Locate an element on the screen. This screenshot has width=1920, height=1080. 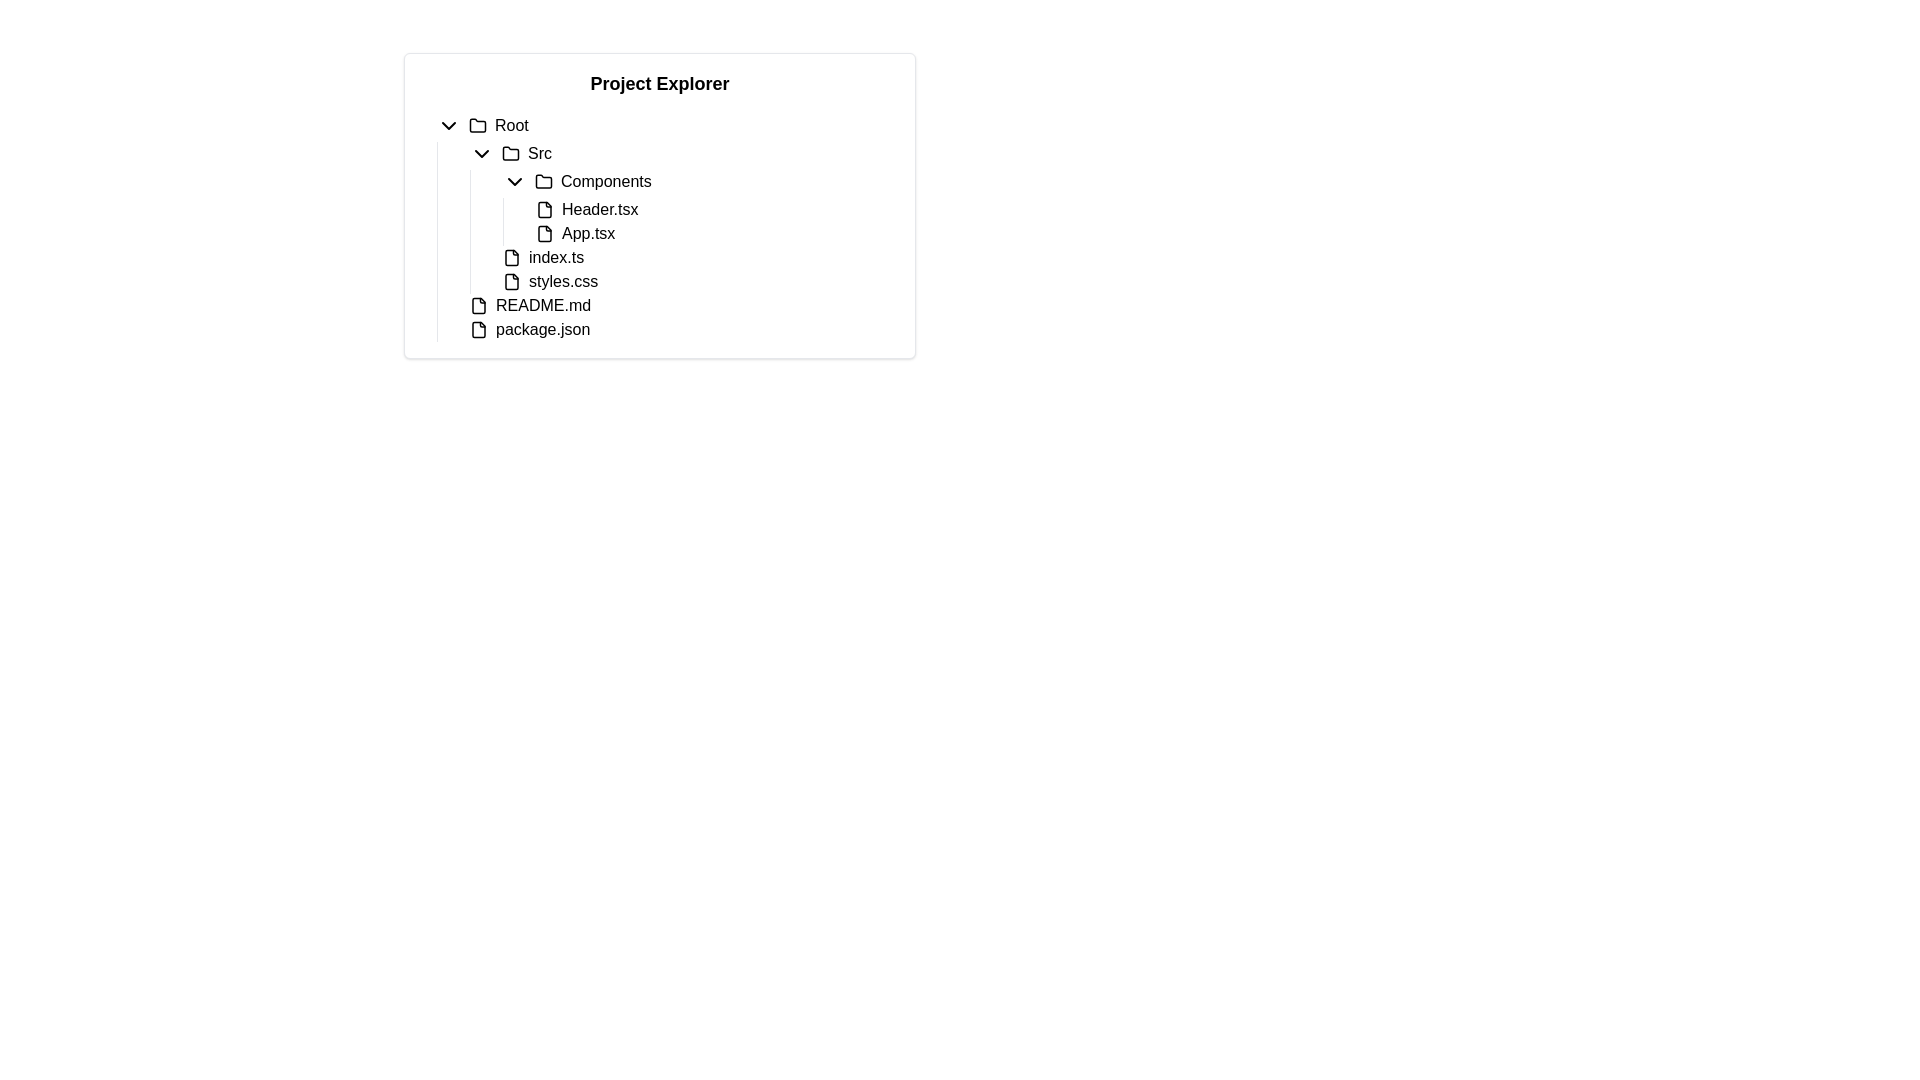
the file icon representing 'App.tsx' located in the 'Src' folder, which precedes the text 'App.tsx' in the project explorer is located at coordinates (545, 233).